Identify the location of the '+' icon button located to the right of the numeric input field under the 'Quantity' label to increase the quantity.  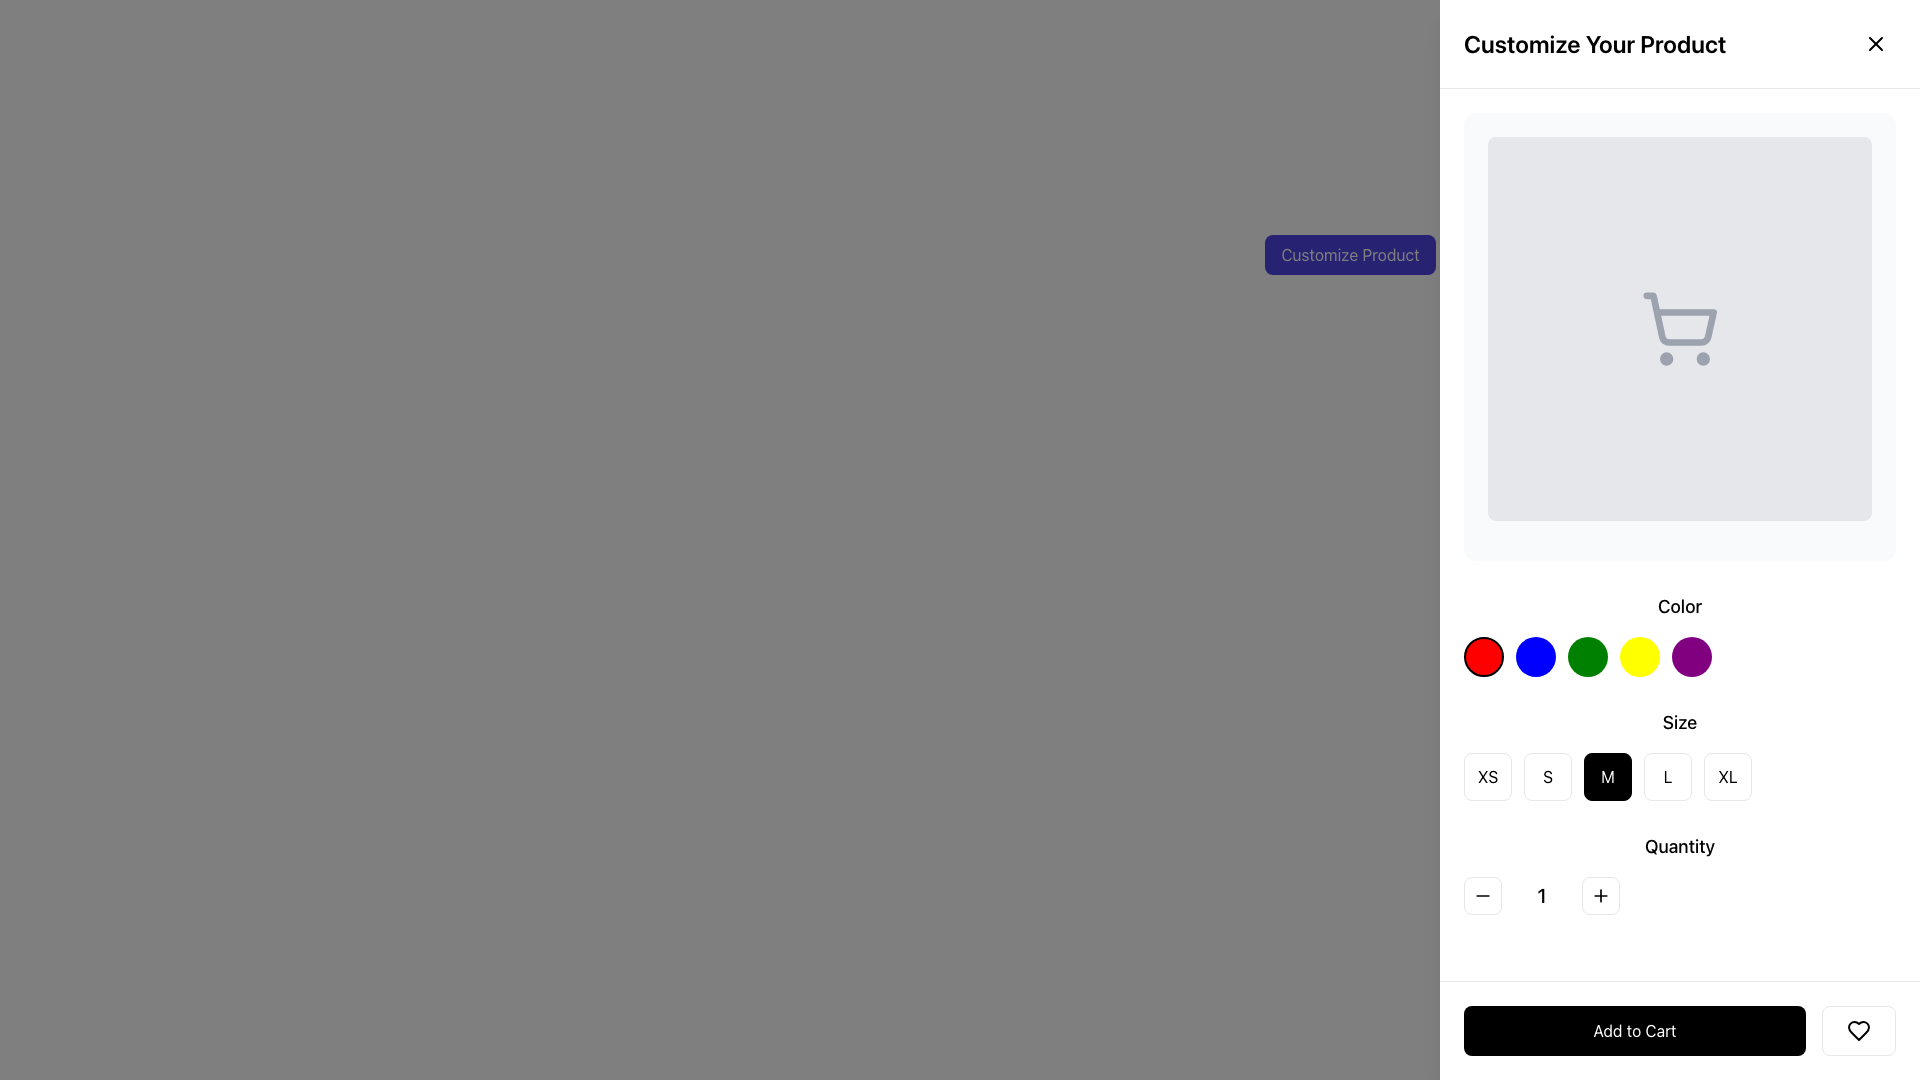
(1601, 894).